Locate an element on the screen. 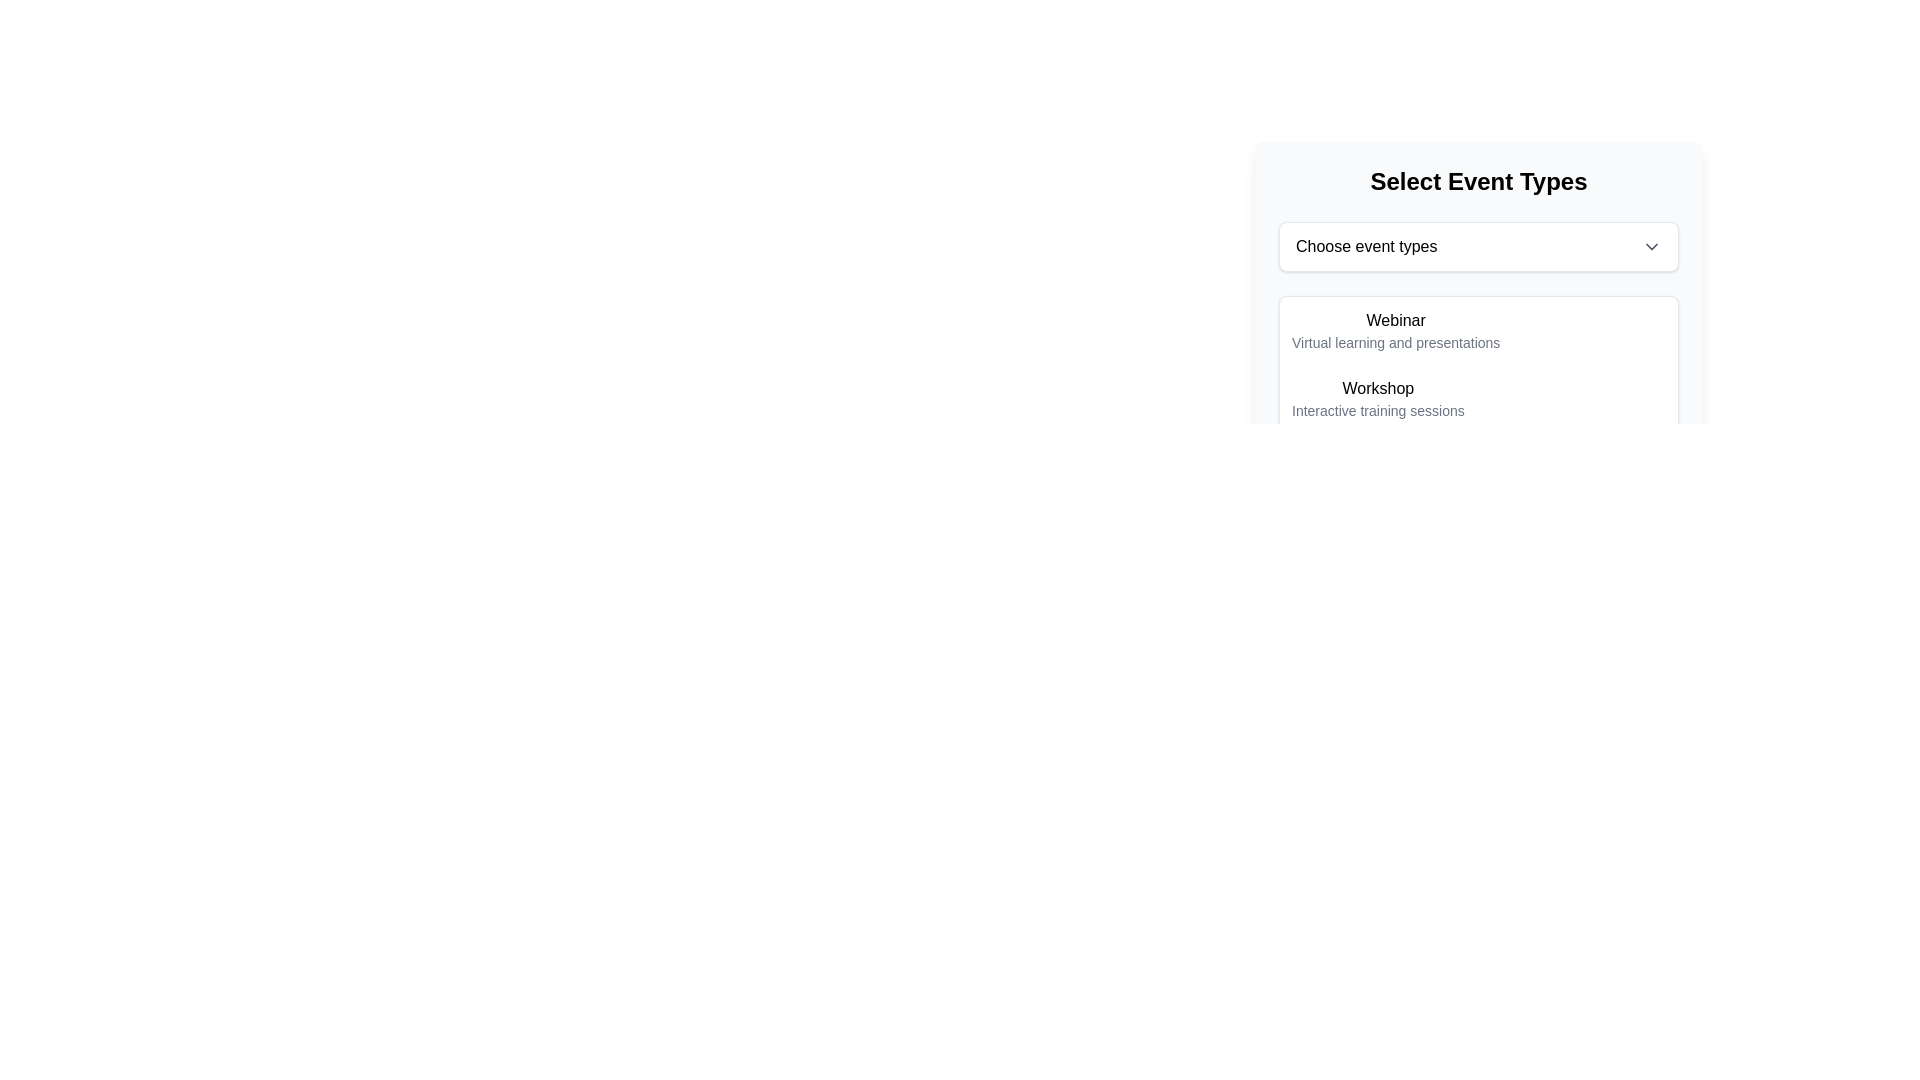 This screenshot has width=1920, height=1080. the static text component reading 'Interactive training sessions' displayed in a smaller font size and grayish color, which is located below the heading 'Workshop' within a list of event types is located at coordinates (1377, 410).